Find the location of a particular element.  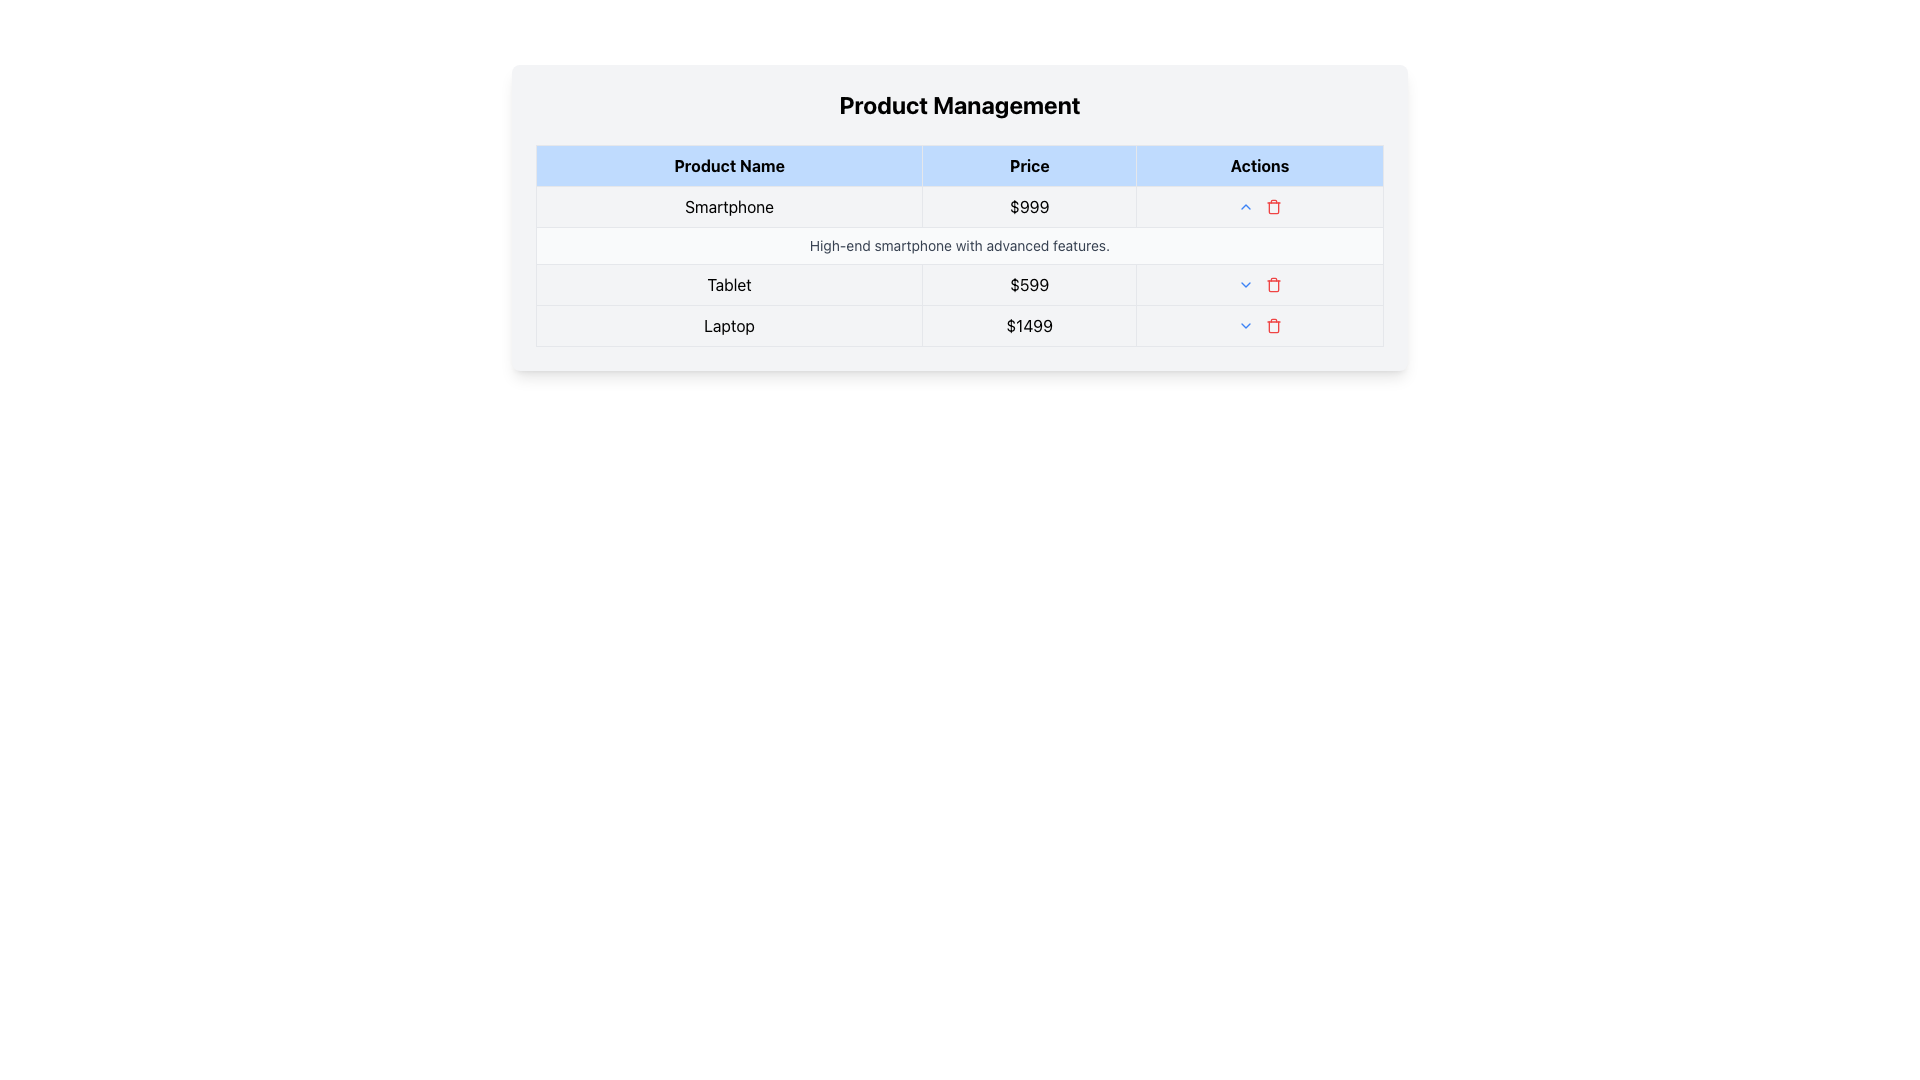

the price label ('$999') of the product 'Smartphone' located in the second column of the table's first row is located at coordinates (1029, 207).